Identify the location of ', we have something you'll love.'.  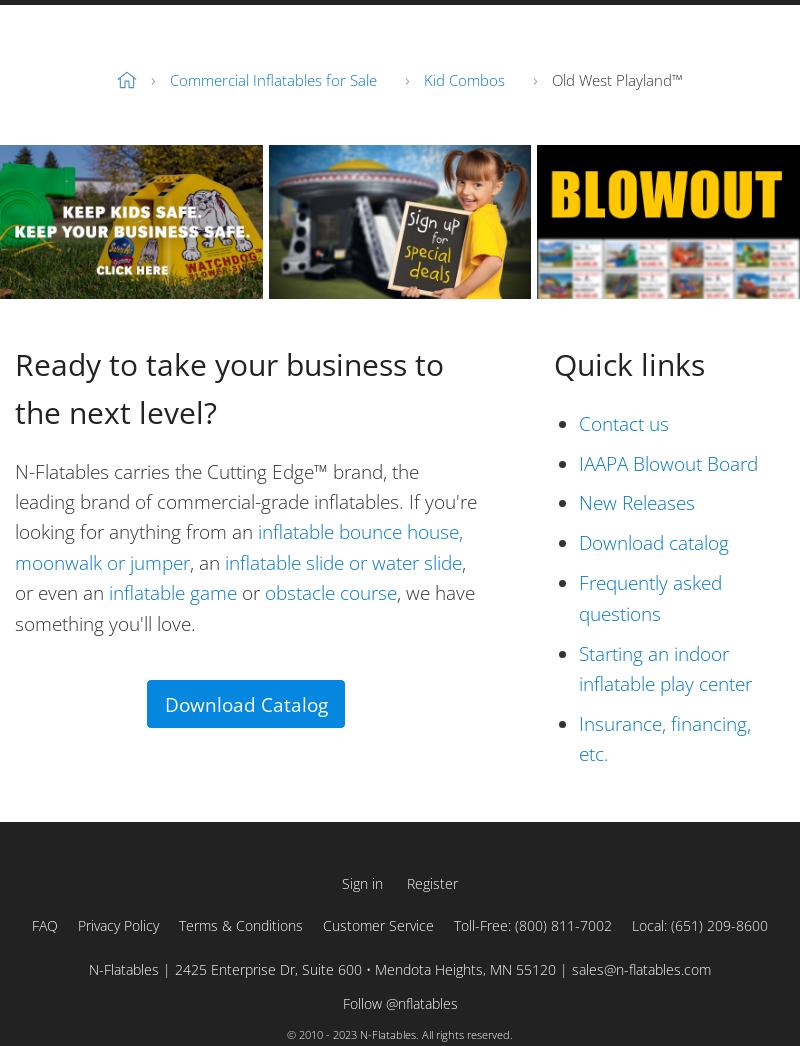
(244, 608).